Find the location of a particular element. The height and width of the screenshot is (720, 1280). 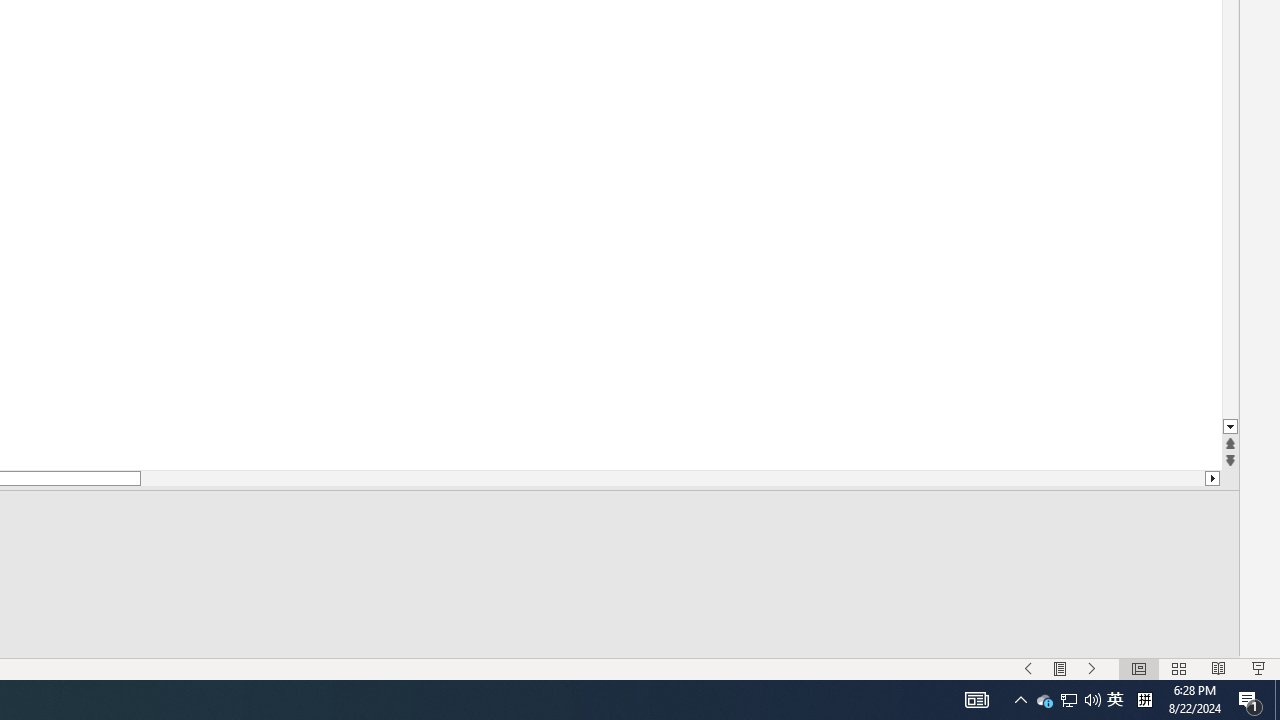

'Slide Sorter' is located at coordinates (1178, 669).